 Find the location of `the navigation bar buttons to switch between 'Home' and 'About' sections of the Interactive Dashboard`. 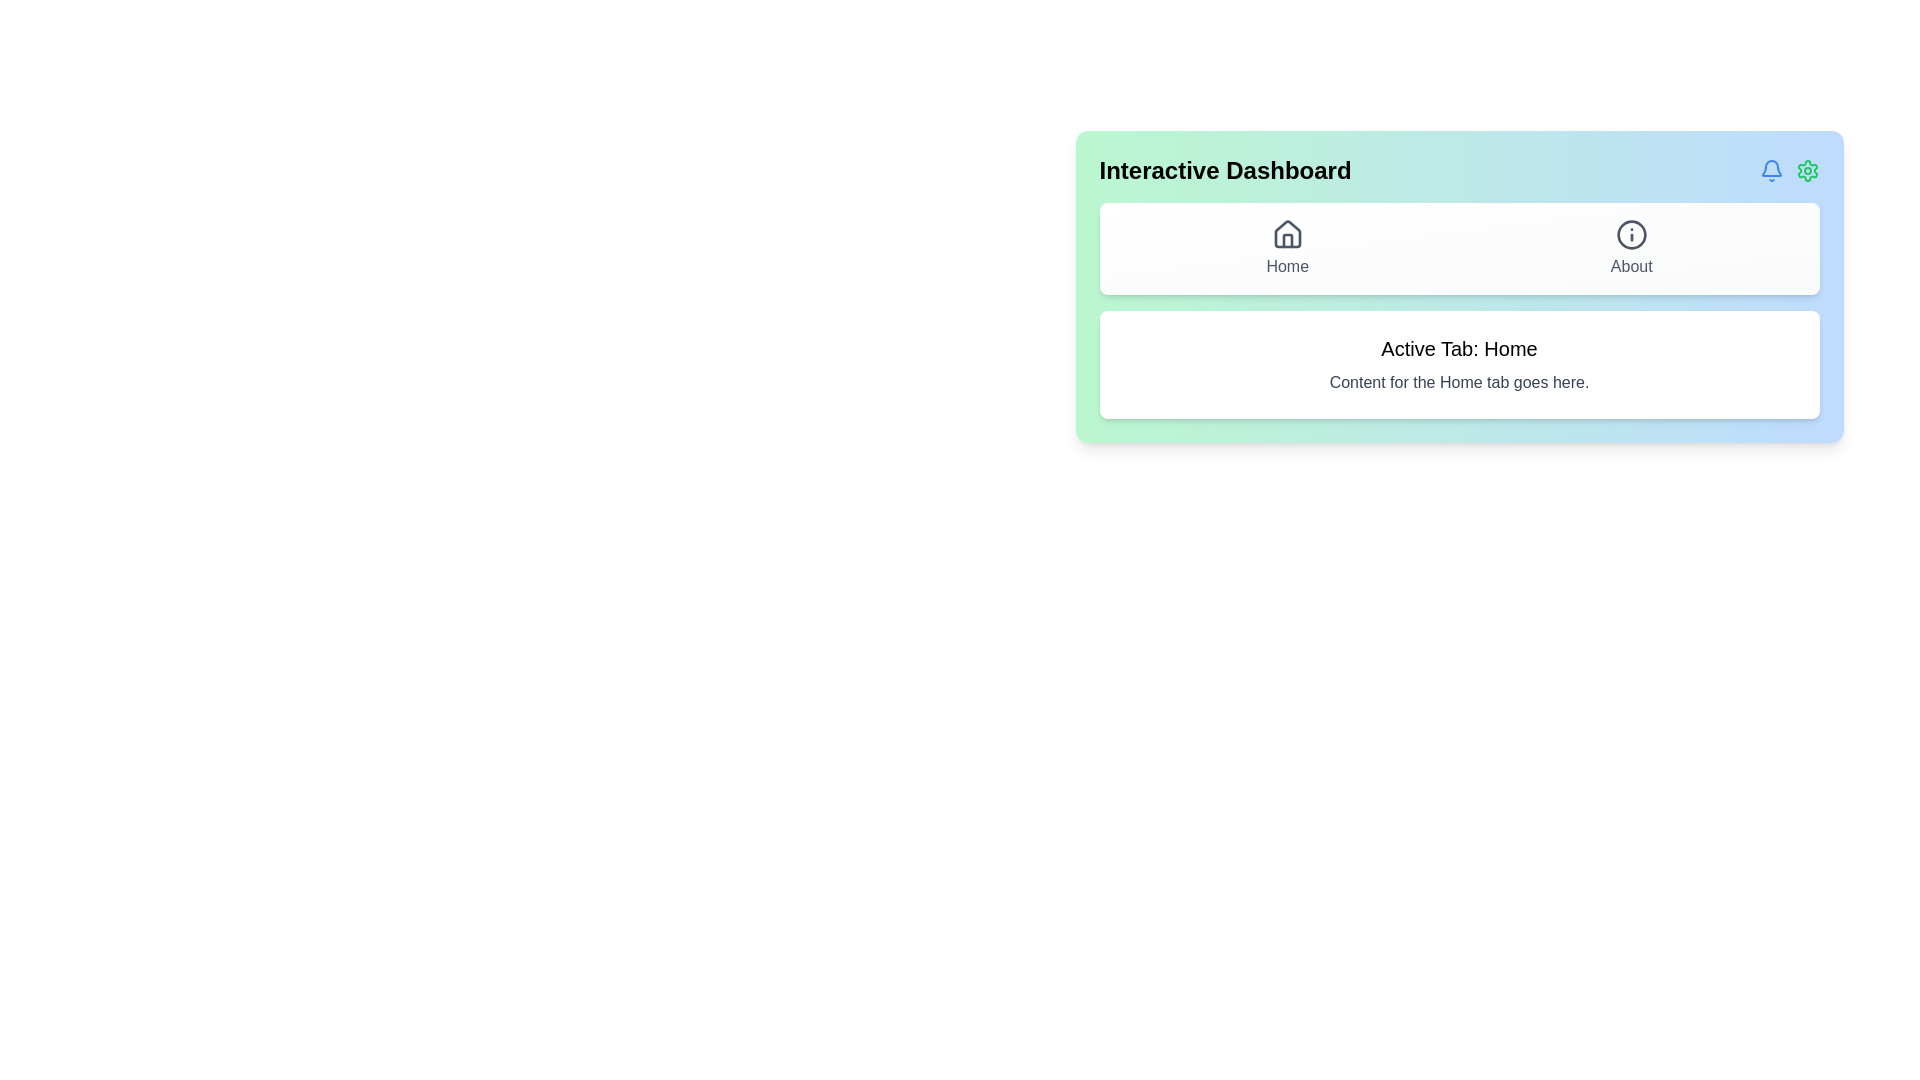

the navigation bar buttons to switch between 'Home' and 'About' sections of the Interactive Dashboard is located at coordinates (1459, 248).